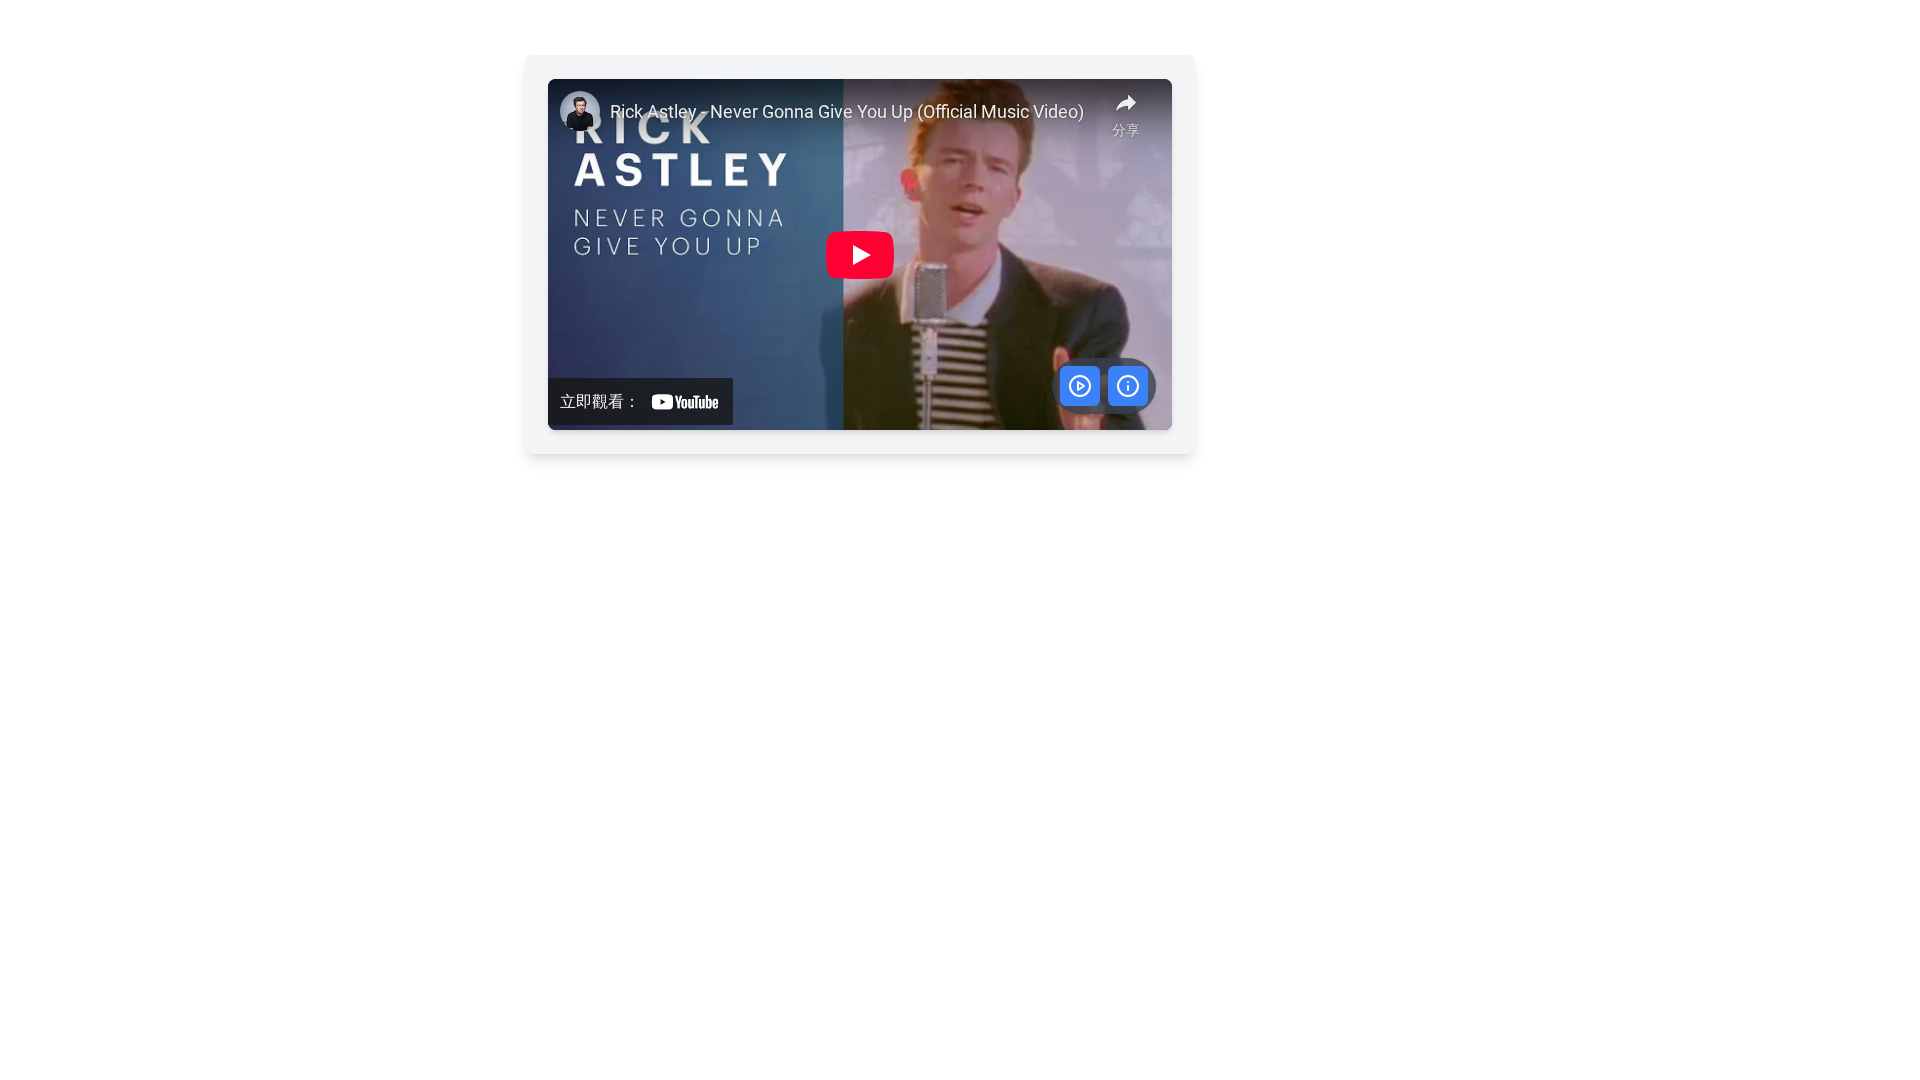  Describe the element at coordinates (1078, 385) in the screenshot. I see `the circular outline of the play button icon located on the right side of the video thumbnail, which serves as its boundary` at that location.